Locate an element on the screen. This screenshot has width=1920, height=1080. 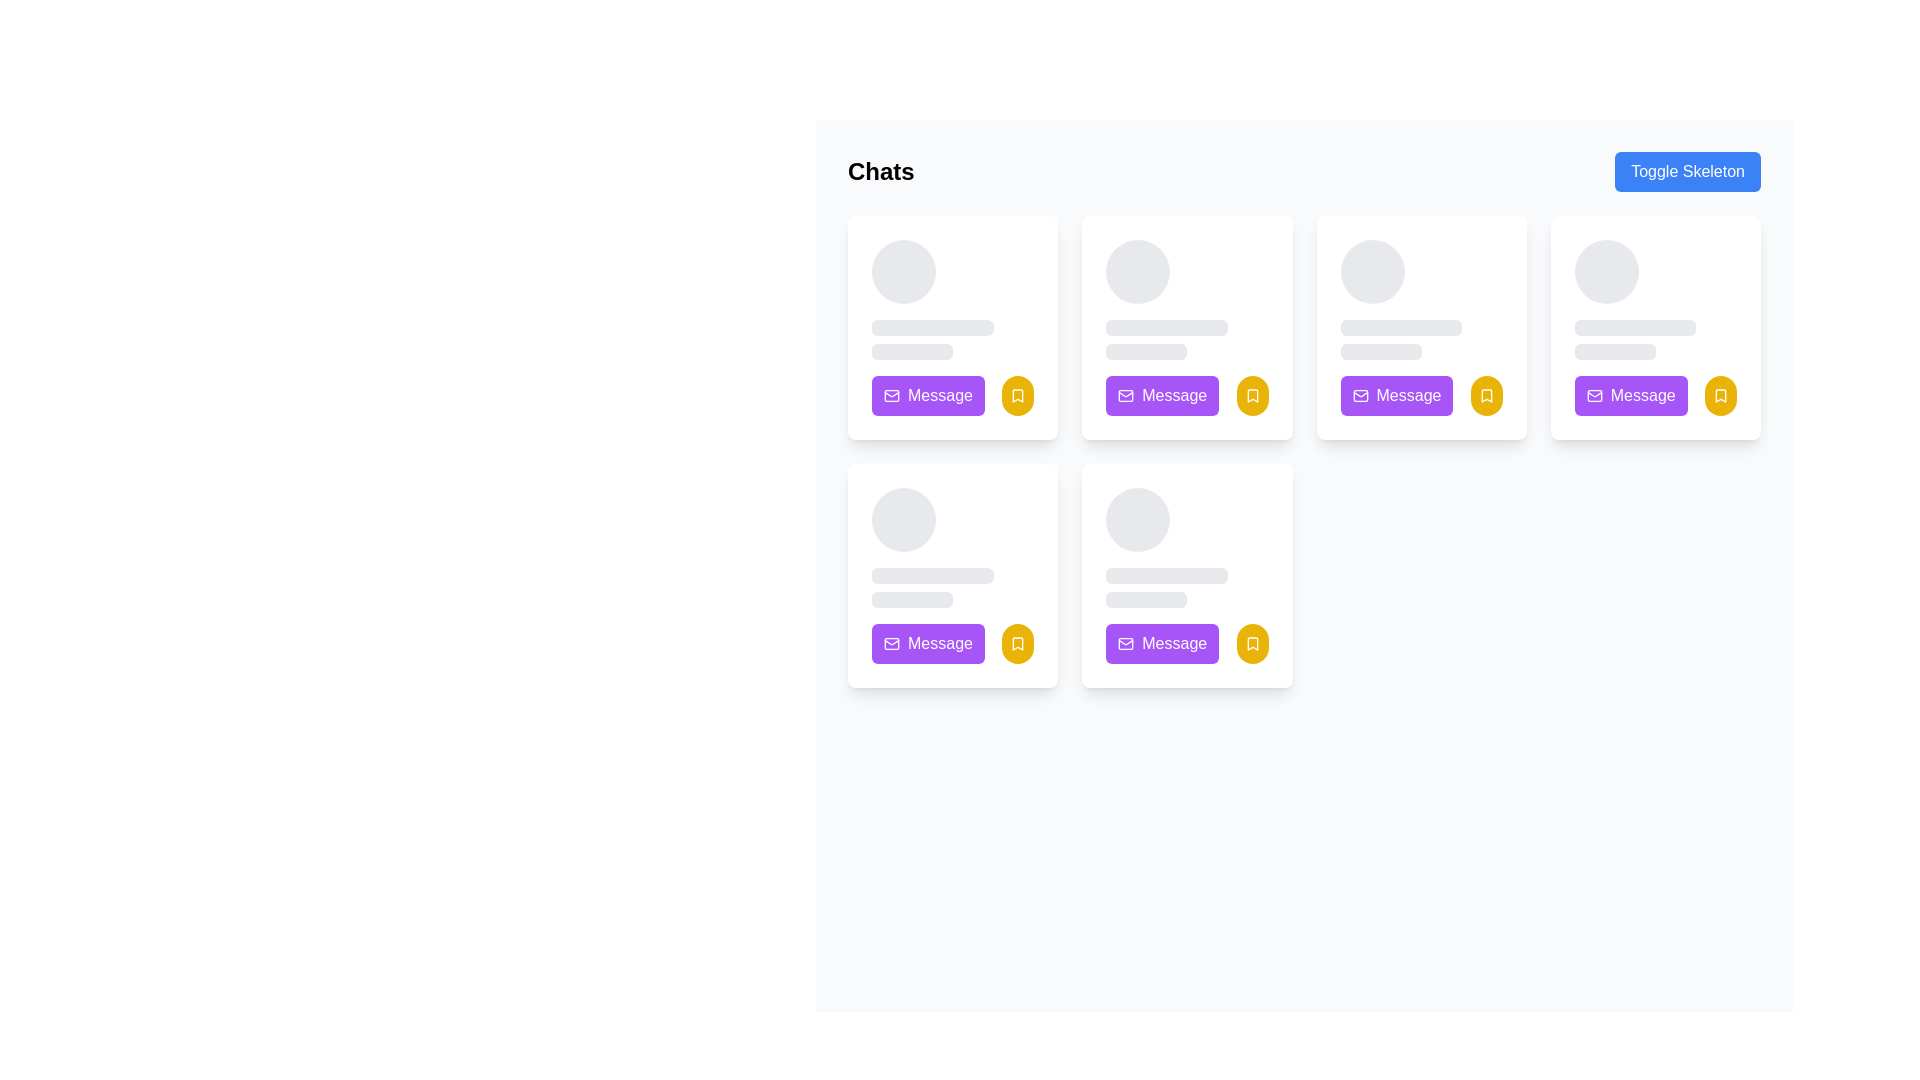
the bookmark icon located in the bottom-right corner of the second card in the second row of the grid layout is located at coordinates (1018, 644).